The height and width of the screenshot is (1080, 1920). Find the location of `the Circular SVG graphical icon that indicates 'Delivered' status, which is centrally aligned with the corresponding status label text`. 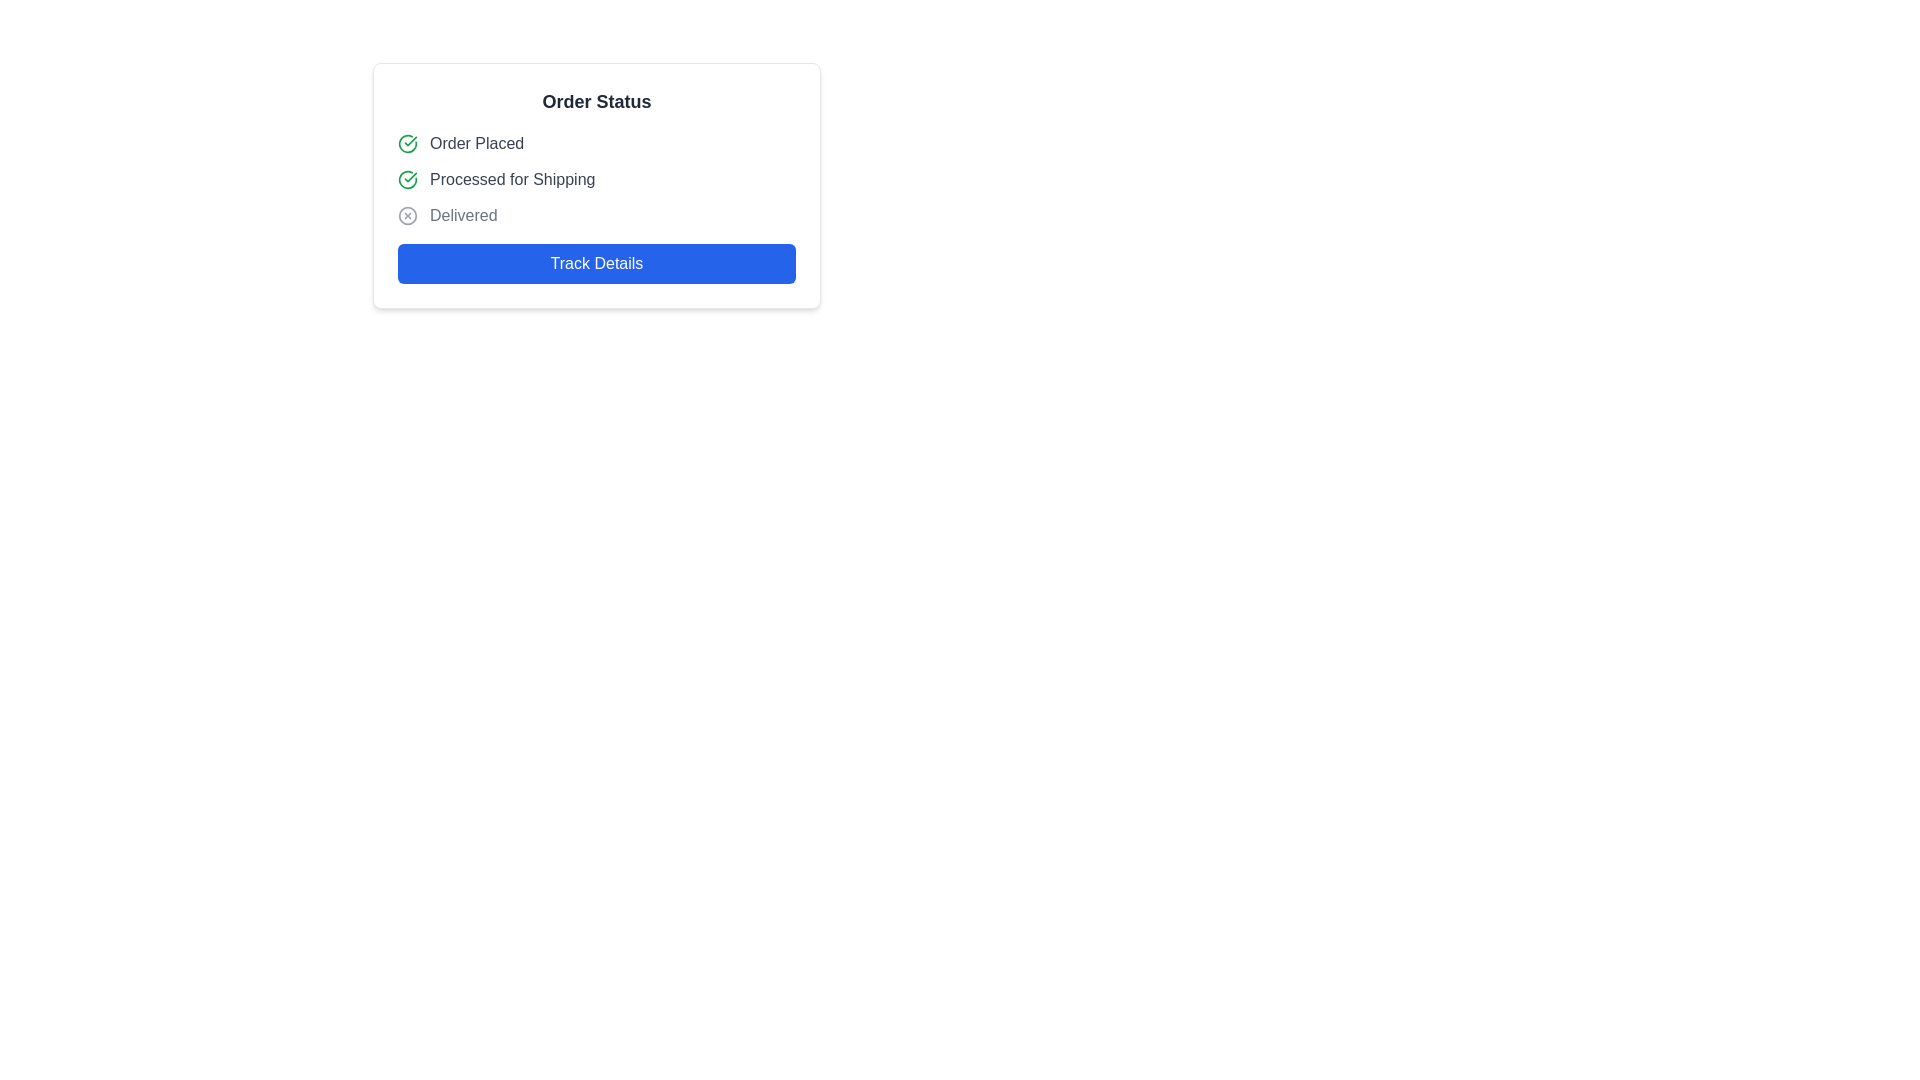

the Circular SVG graphical icon that indicates 'Delivered' status, which is centrally aligned with the corresponding status label text is located at coordinates (407, 216).